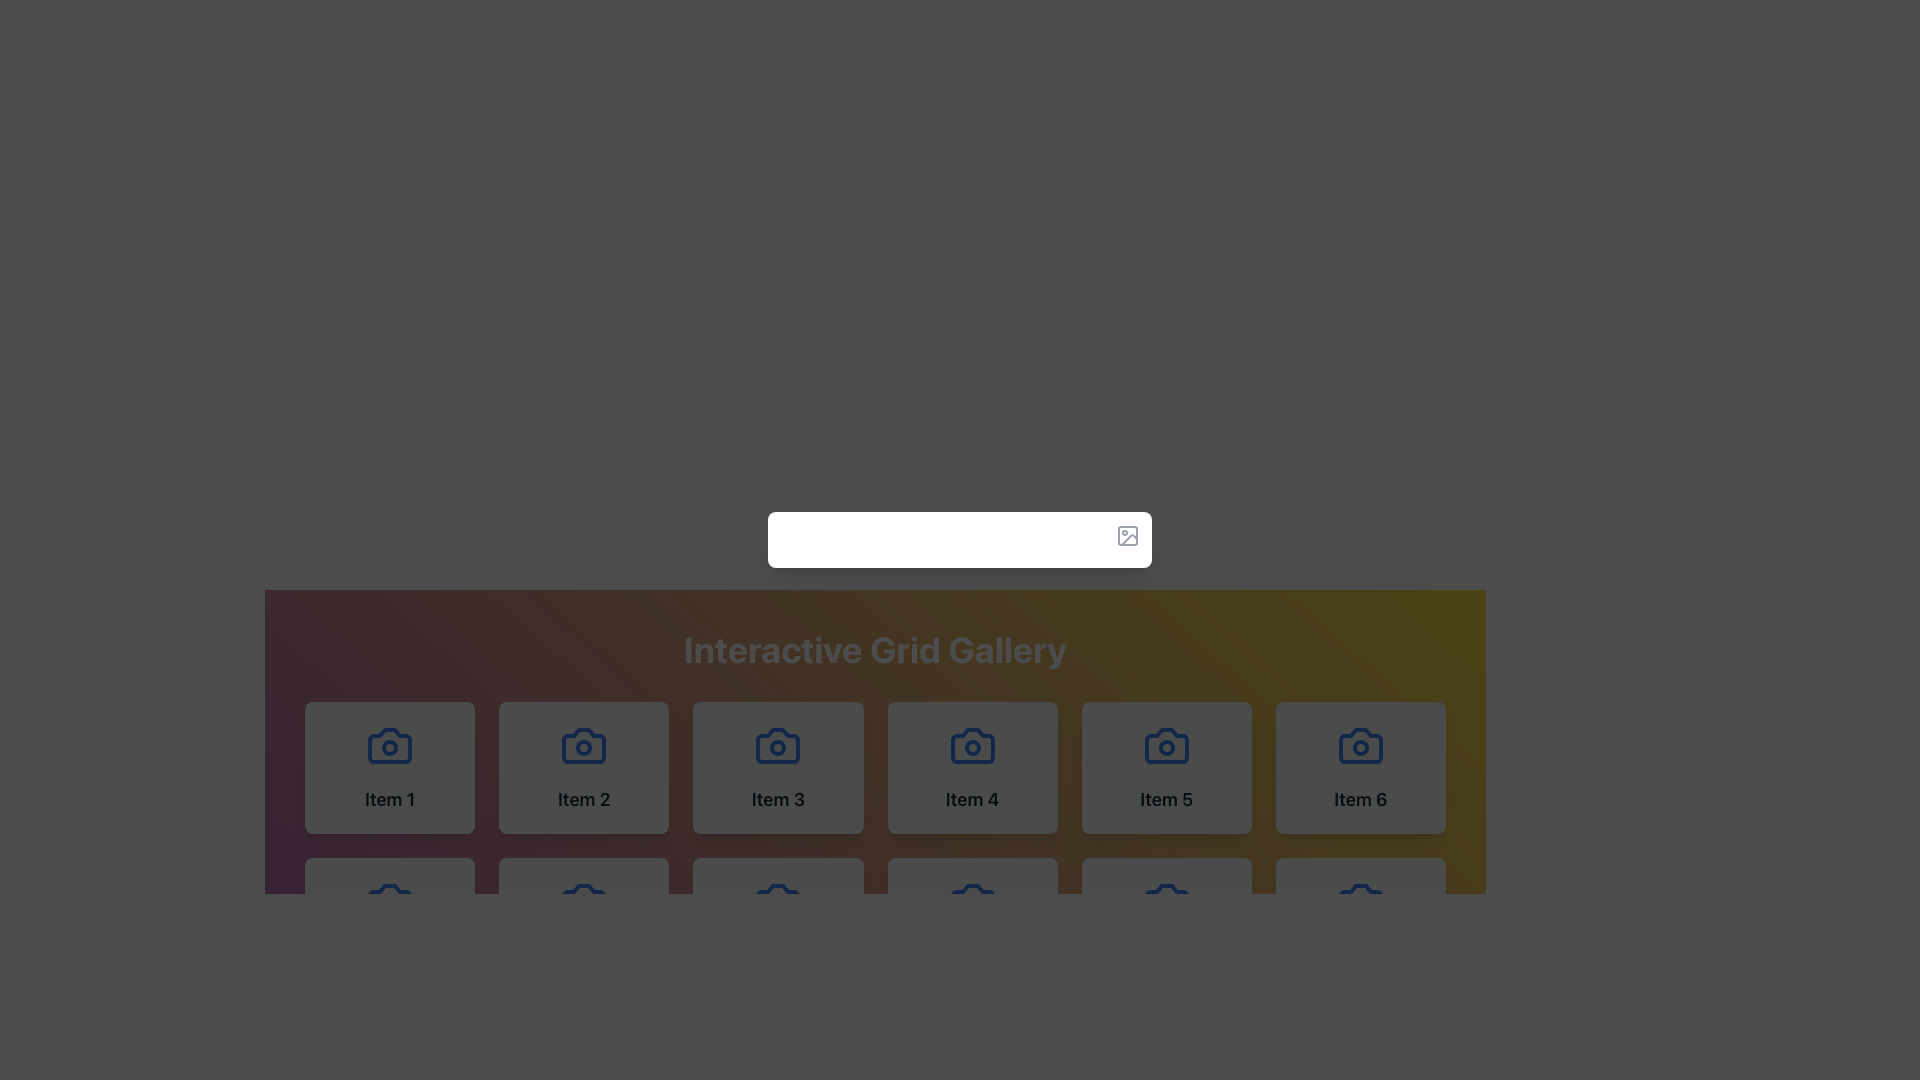 This screenshot has height=1080, width=1920. What do you see at coordinates (1166, 766) in the screenshot?
I see `the Interactive Card located in the first row and fifth column of the grid layout` at bounding box center [1166, 766].